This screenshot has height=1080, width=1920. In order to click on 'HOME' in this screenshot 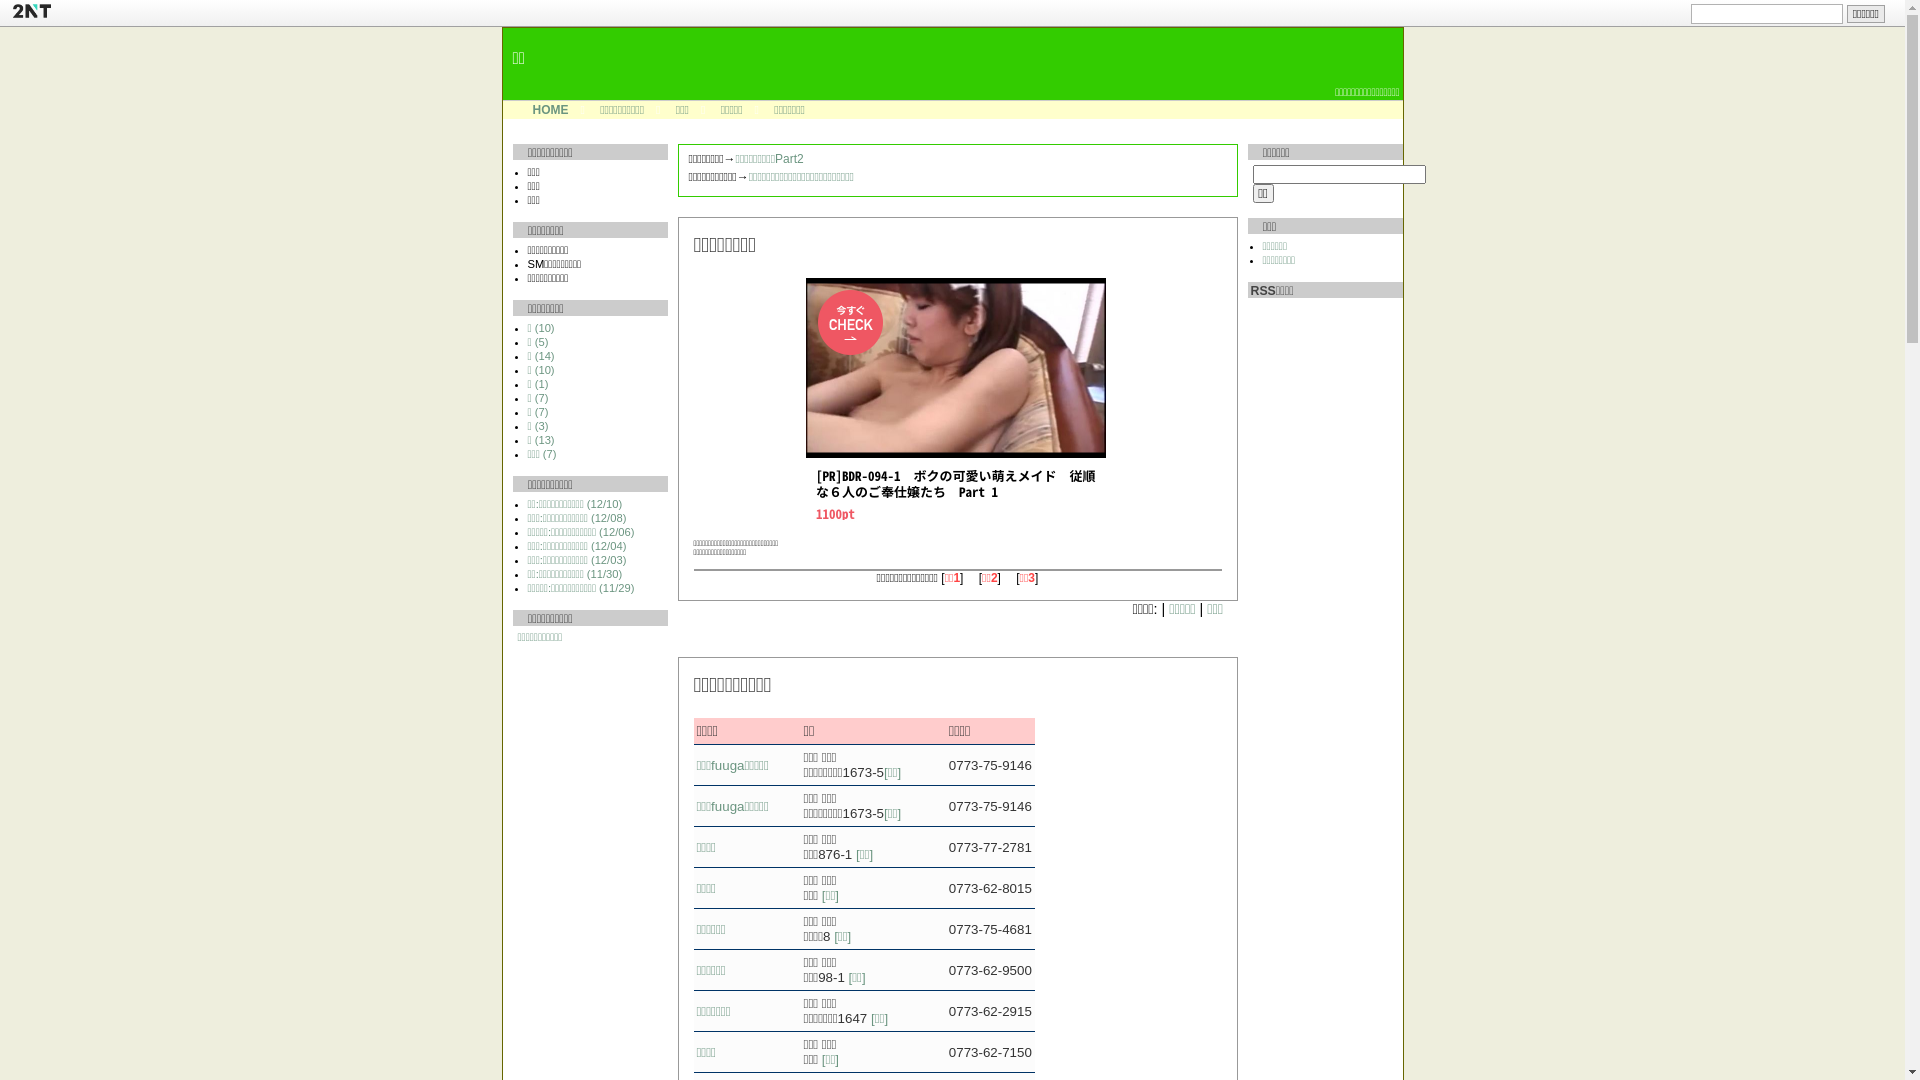, I will do `click(550, 110)`.